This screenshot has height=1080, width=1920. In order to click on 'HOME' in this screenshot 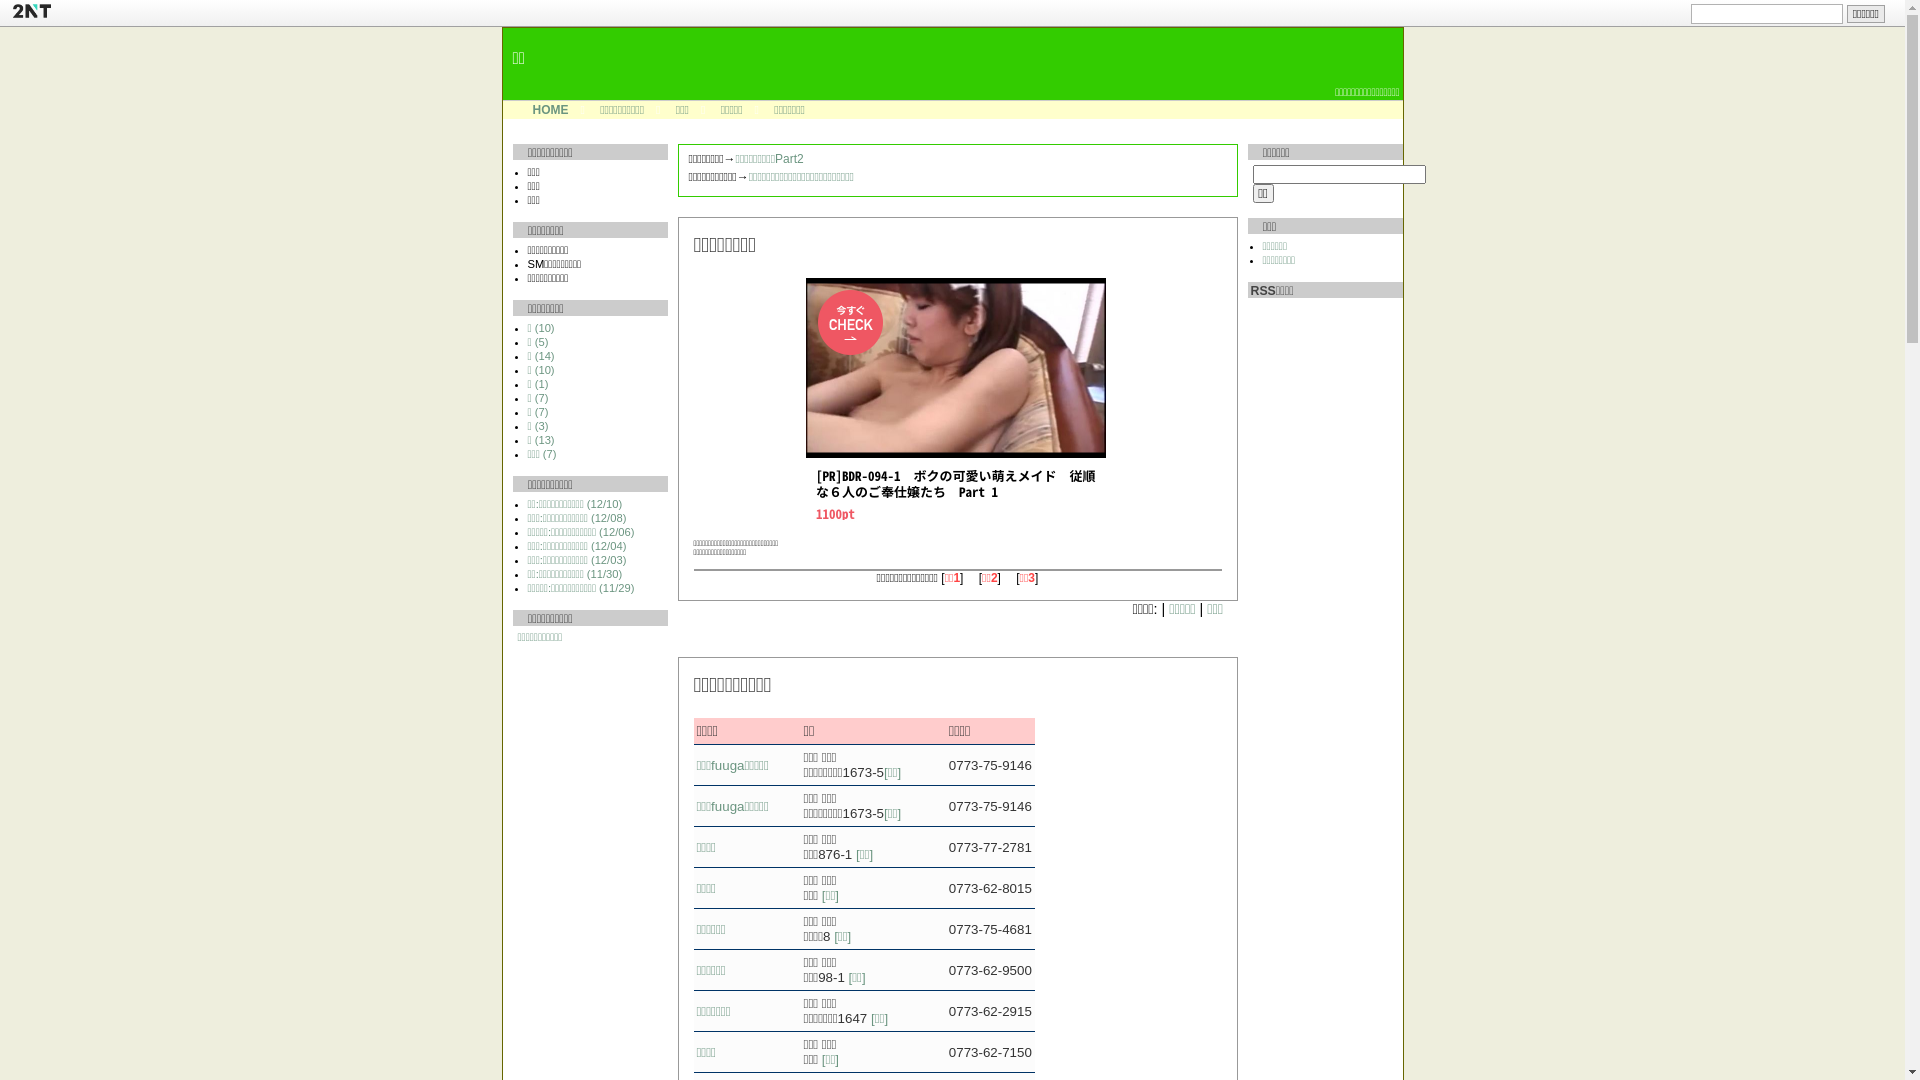, I will do `click(550, 110)`.